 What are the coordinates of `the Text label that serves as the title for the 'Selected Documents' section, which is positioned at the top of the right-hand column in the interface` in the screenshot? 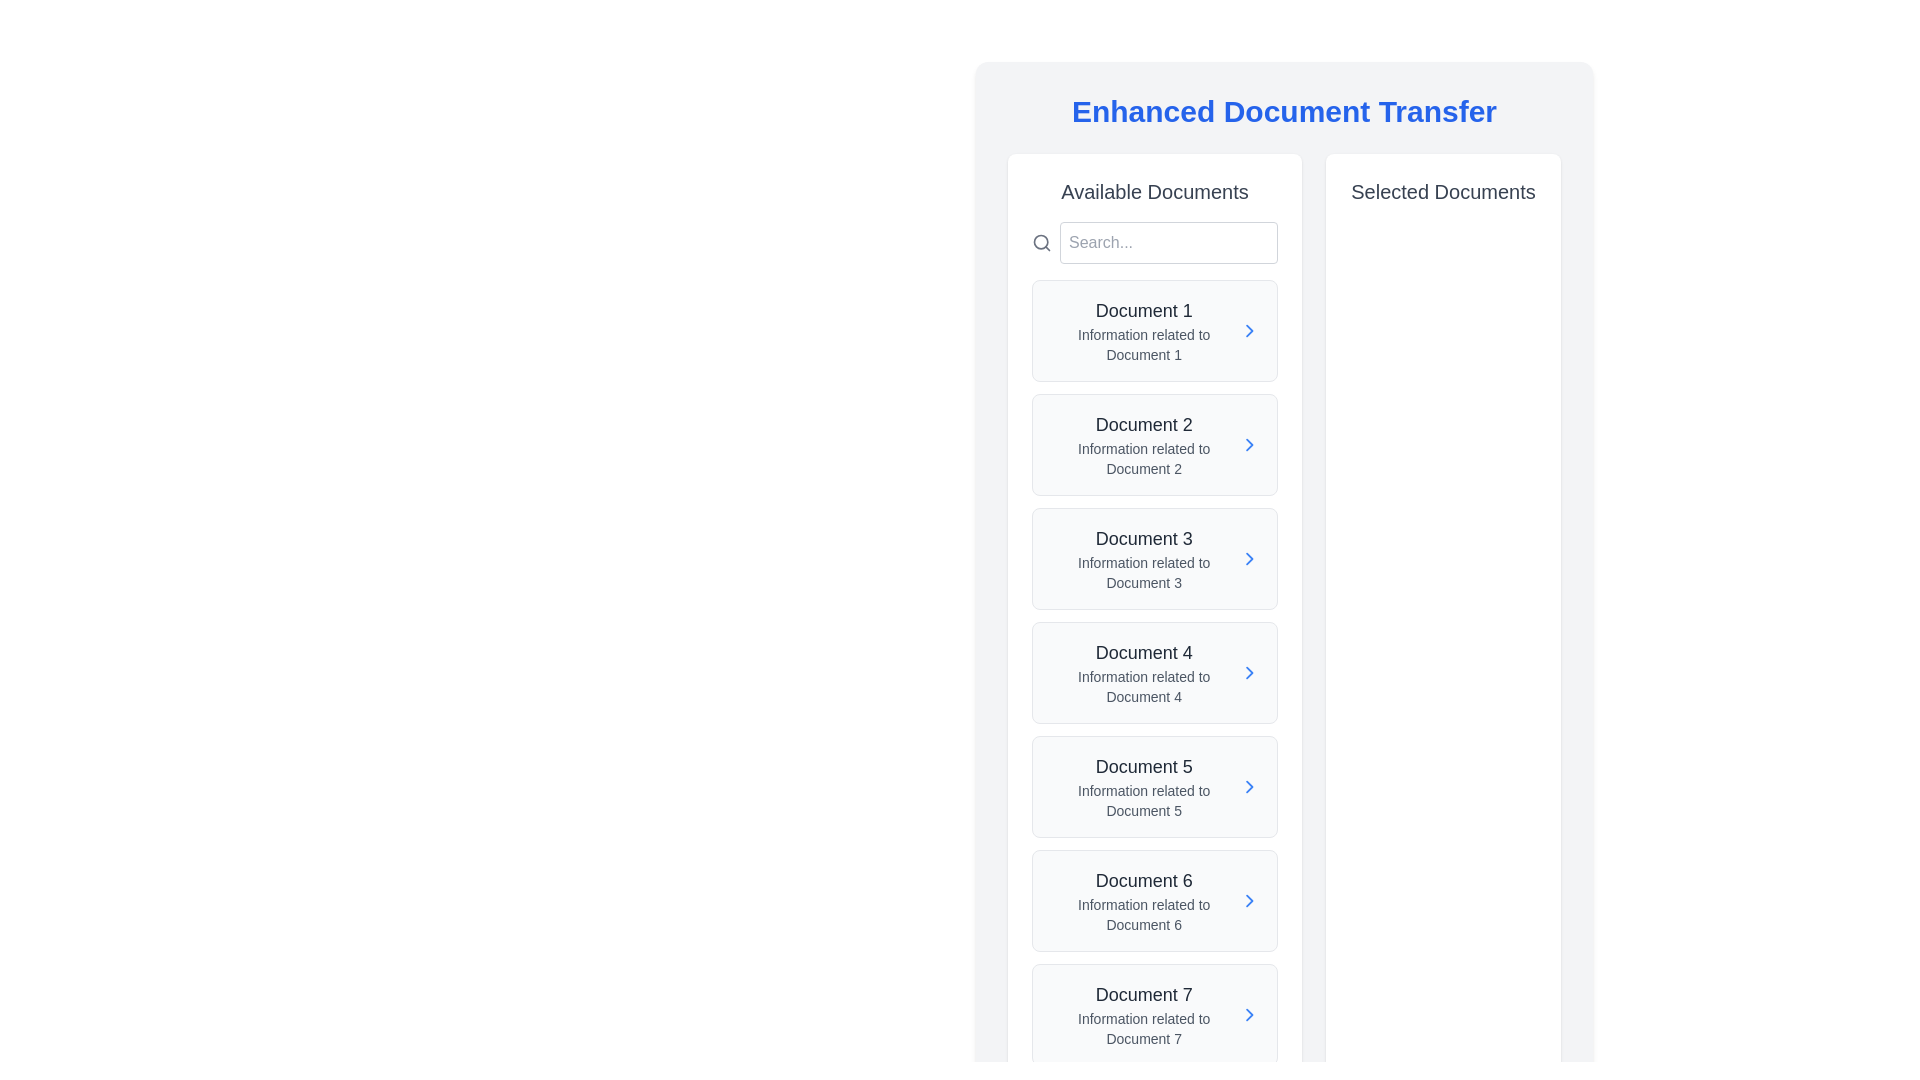 It's located at (1443, 192).